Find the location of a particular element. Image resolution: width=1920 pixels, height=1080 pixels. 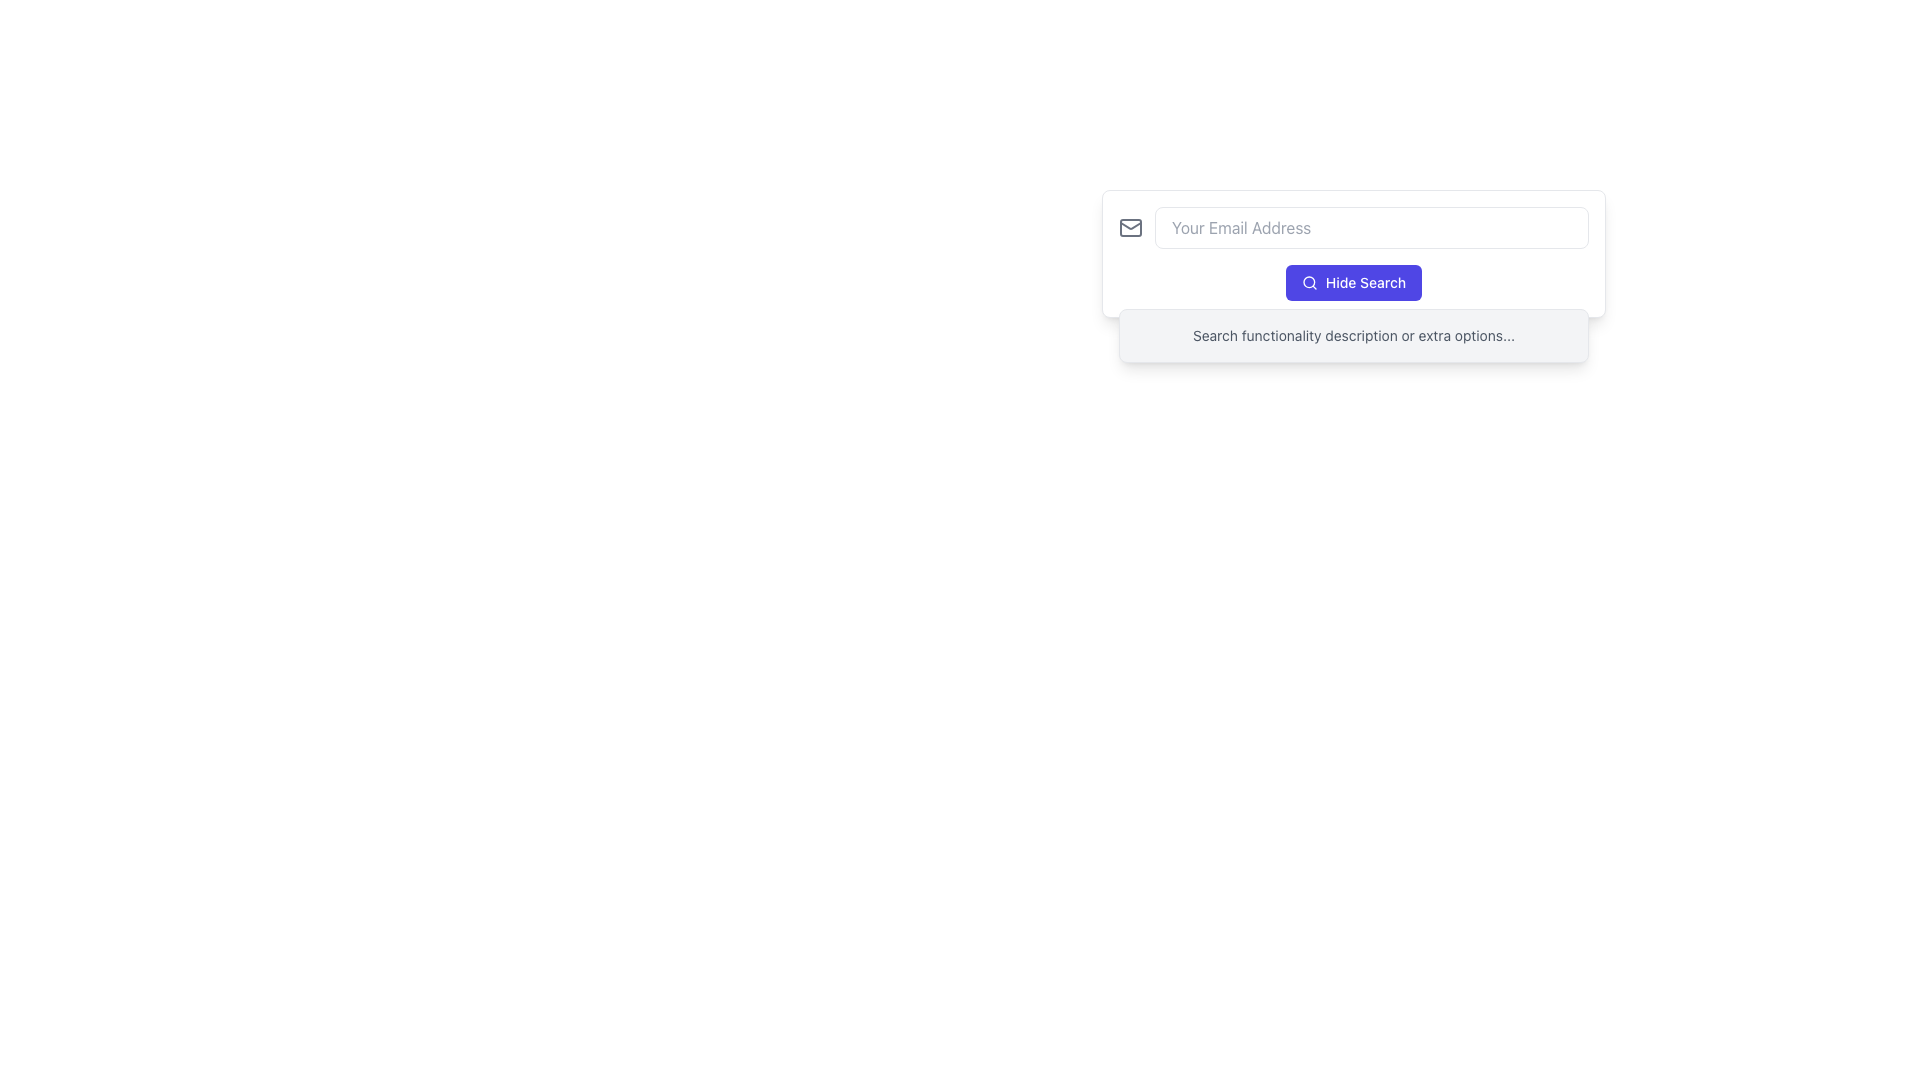

the informational tooltip or contextual hint box located directly below the 'Hide Search' button, which provides guidance related to the search functionality is located at coordinates (1353, 334).